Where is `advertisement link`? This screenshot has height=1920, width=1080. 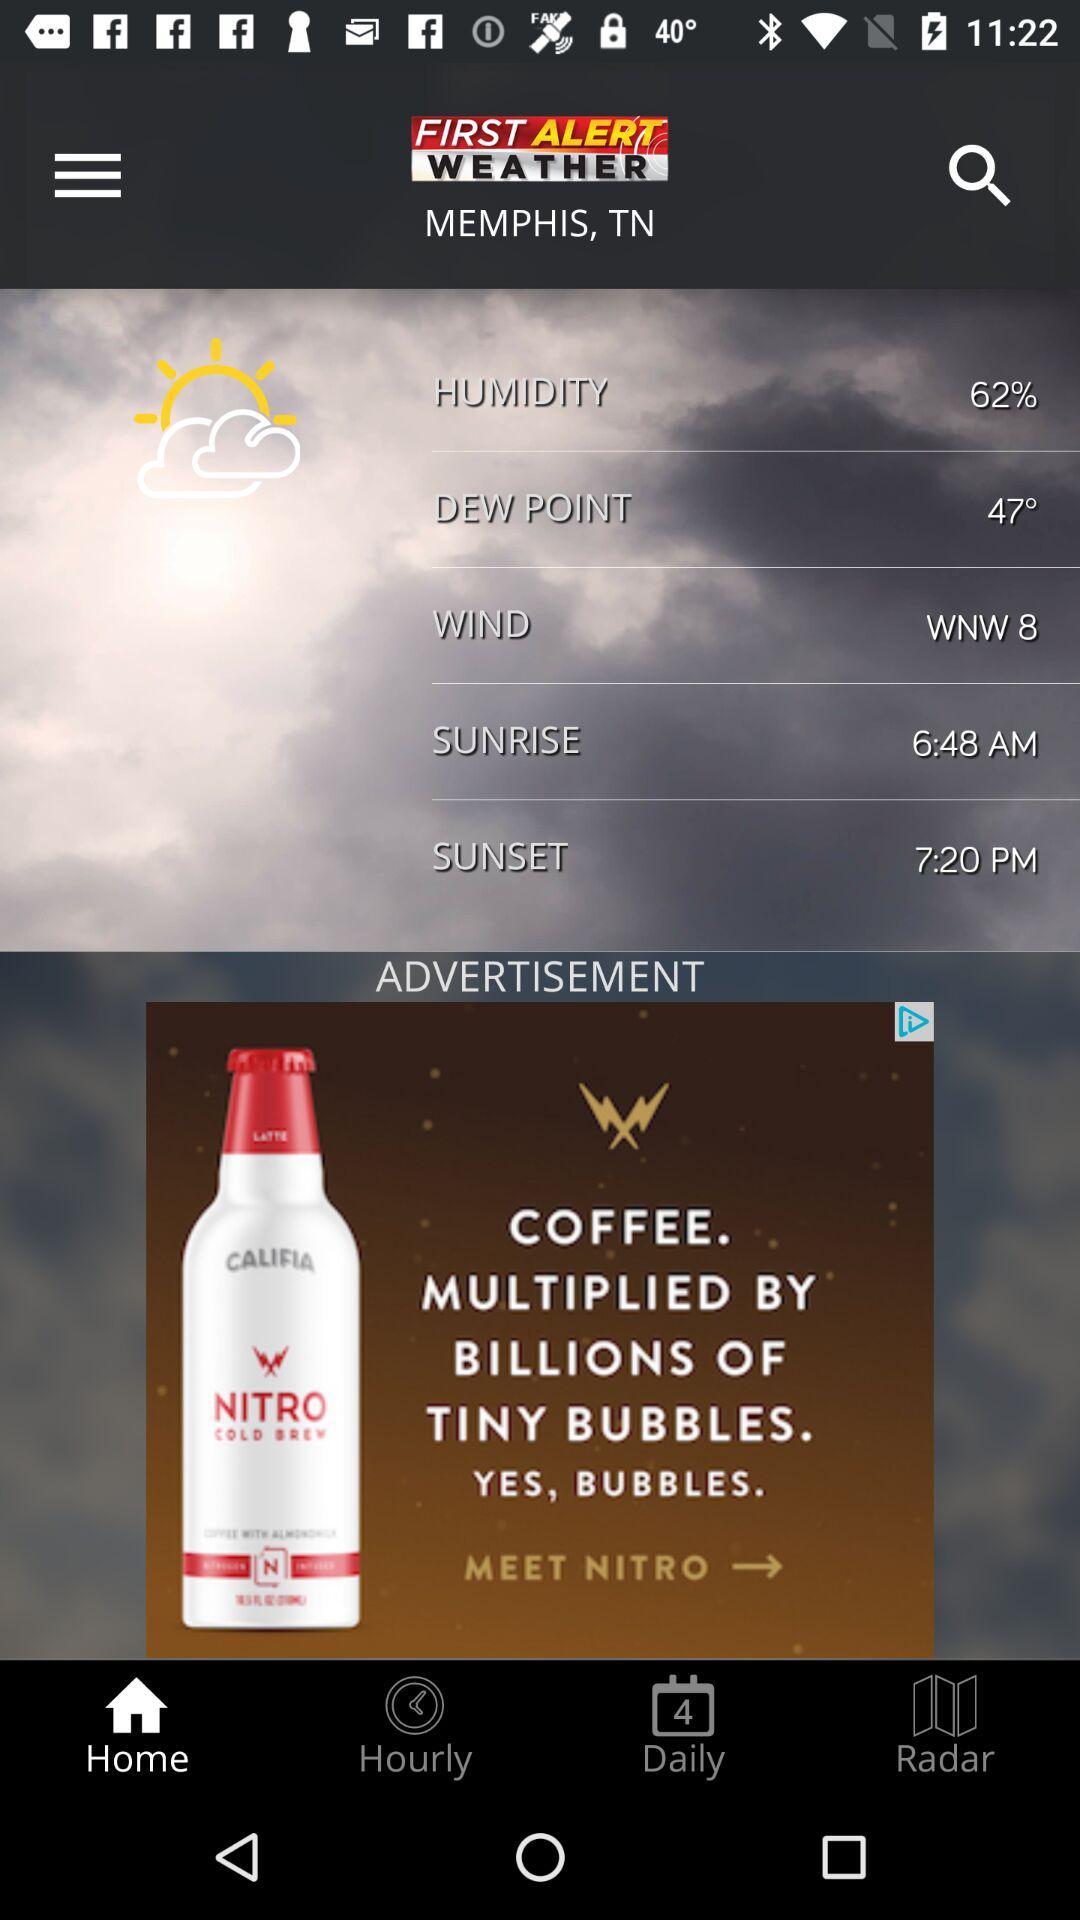
advertisement link is located at coordinates (540, 1330).